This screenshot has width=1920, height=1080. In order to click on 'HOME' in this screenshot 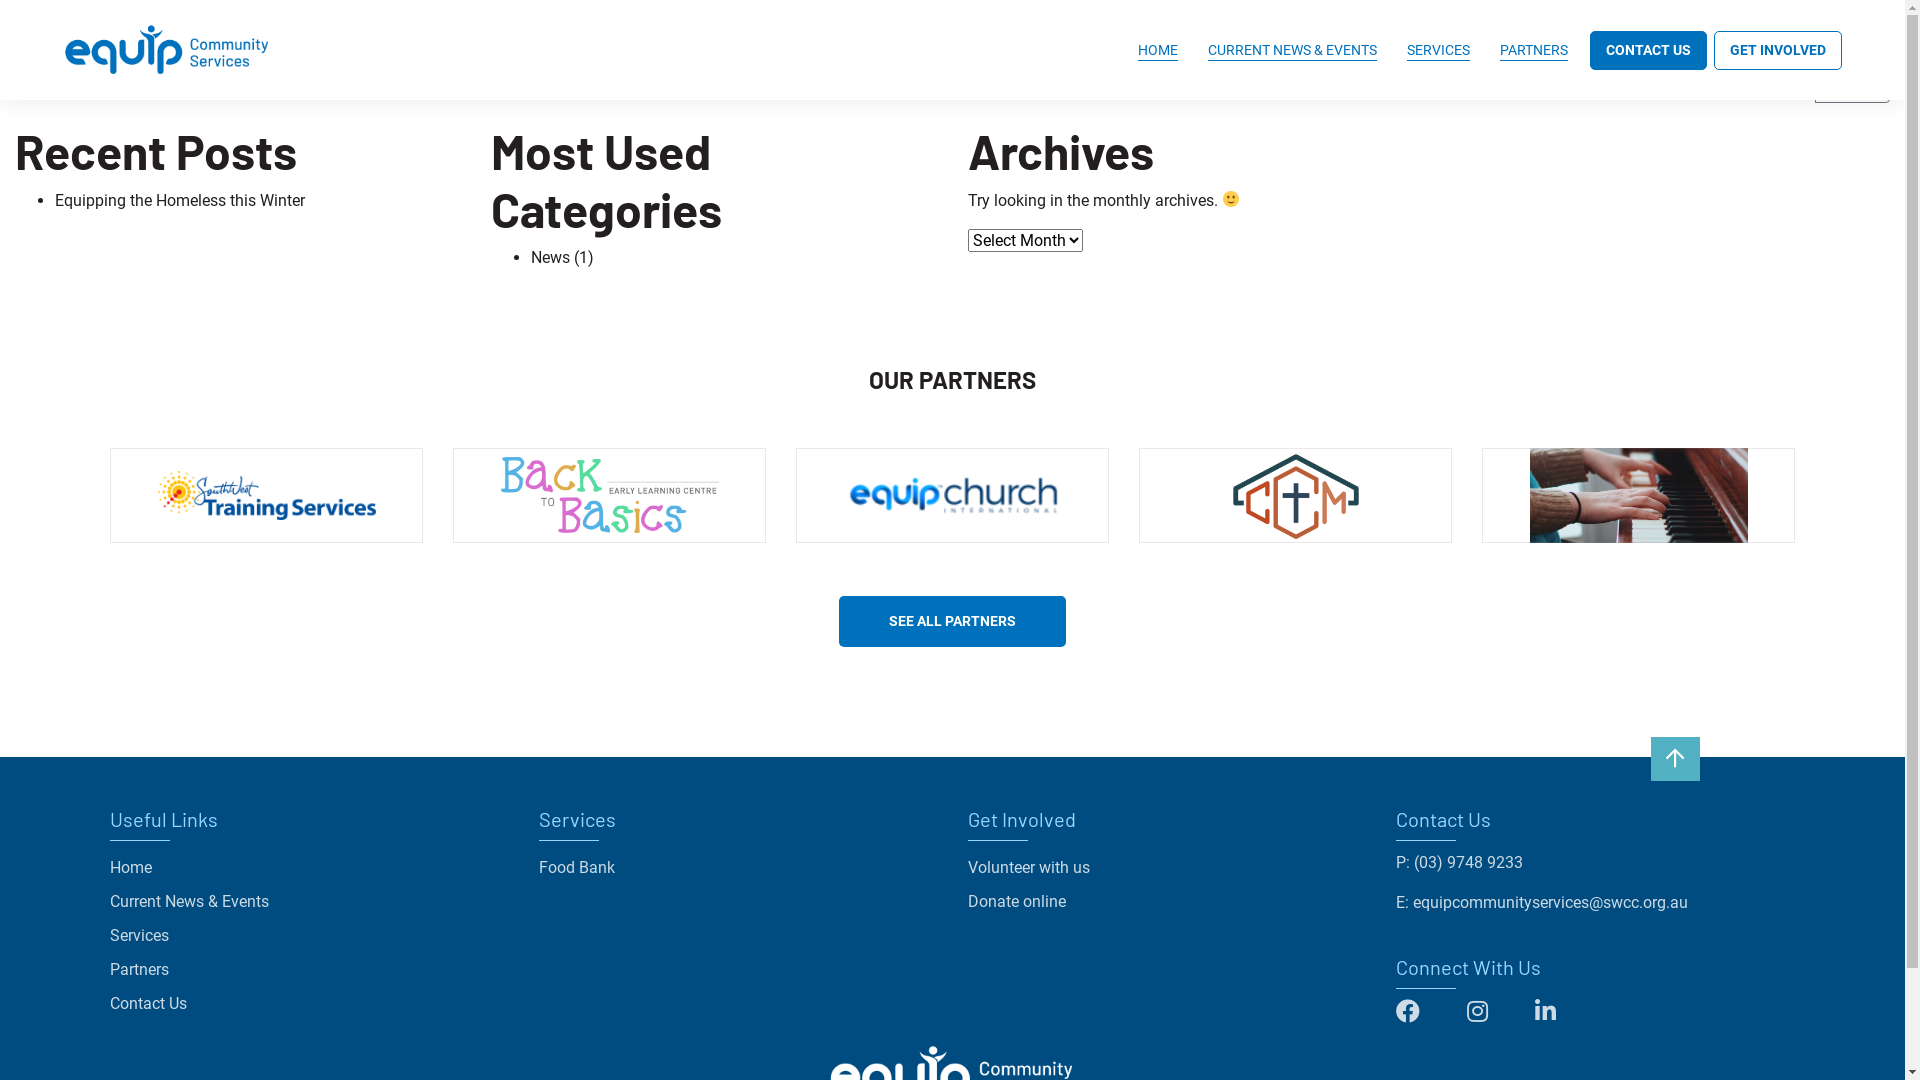, I will do `click(1157, 49)`.